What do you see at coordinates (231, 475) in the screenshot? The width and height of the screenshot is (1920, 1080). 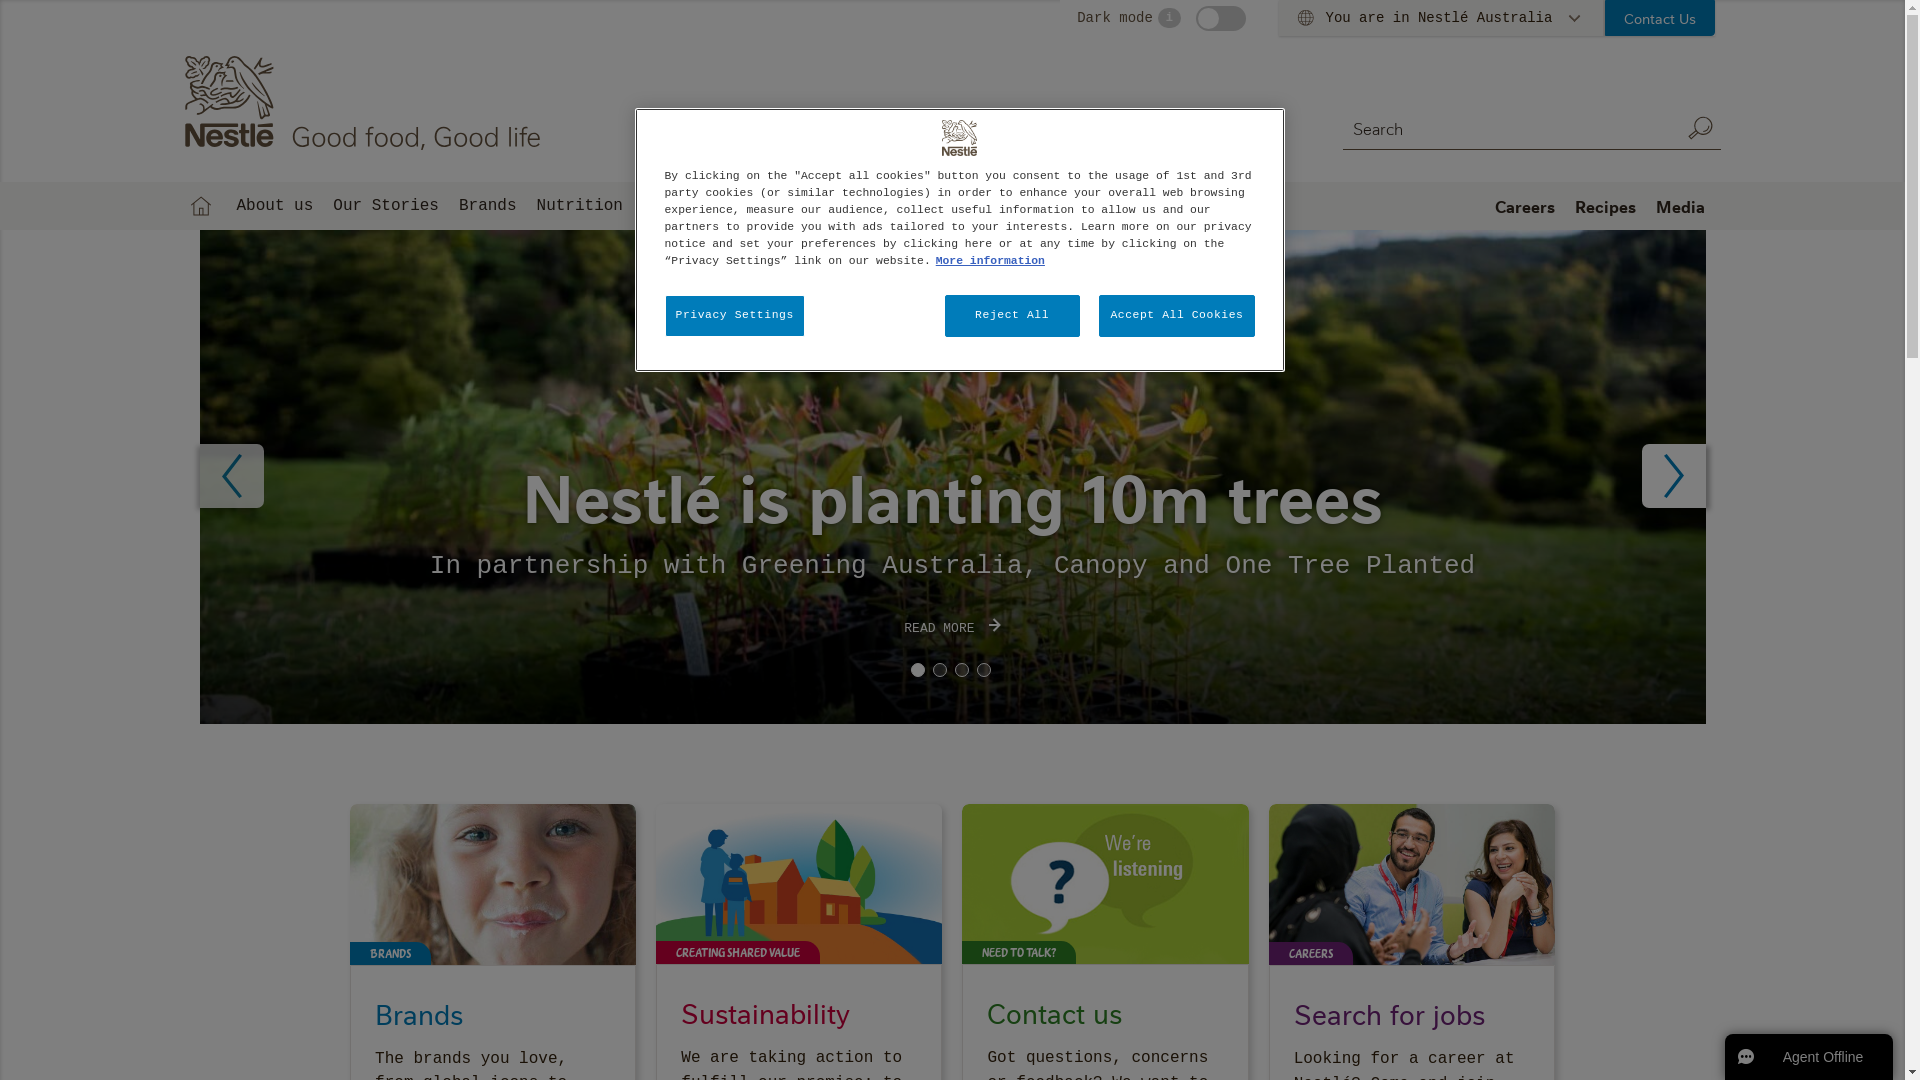 I see `'Previous'` at bounding box center [231, 475].